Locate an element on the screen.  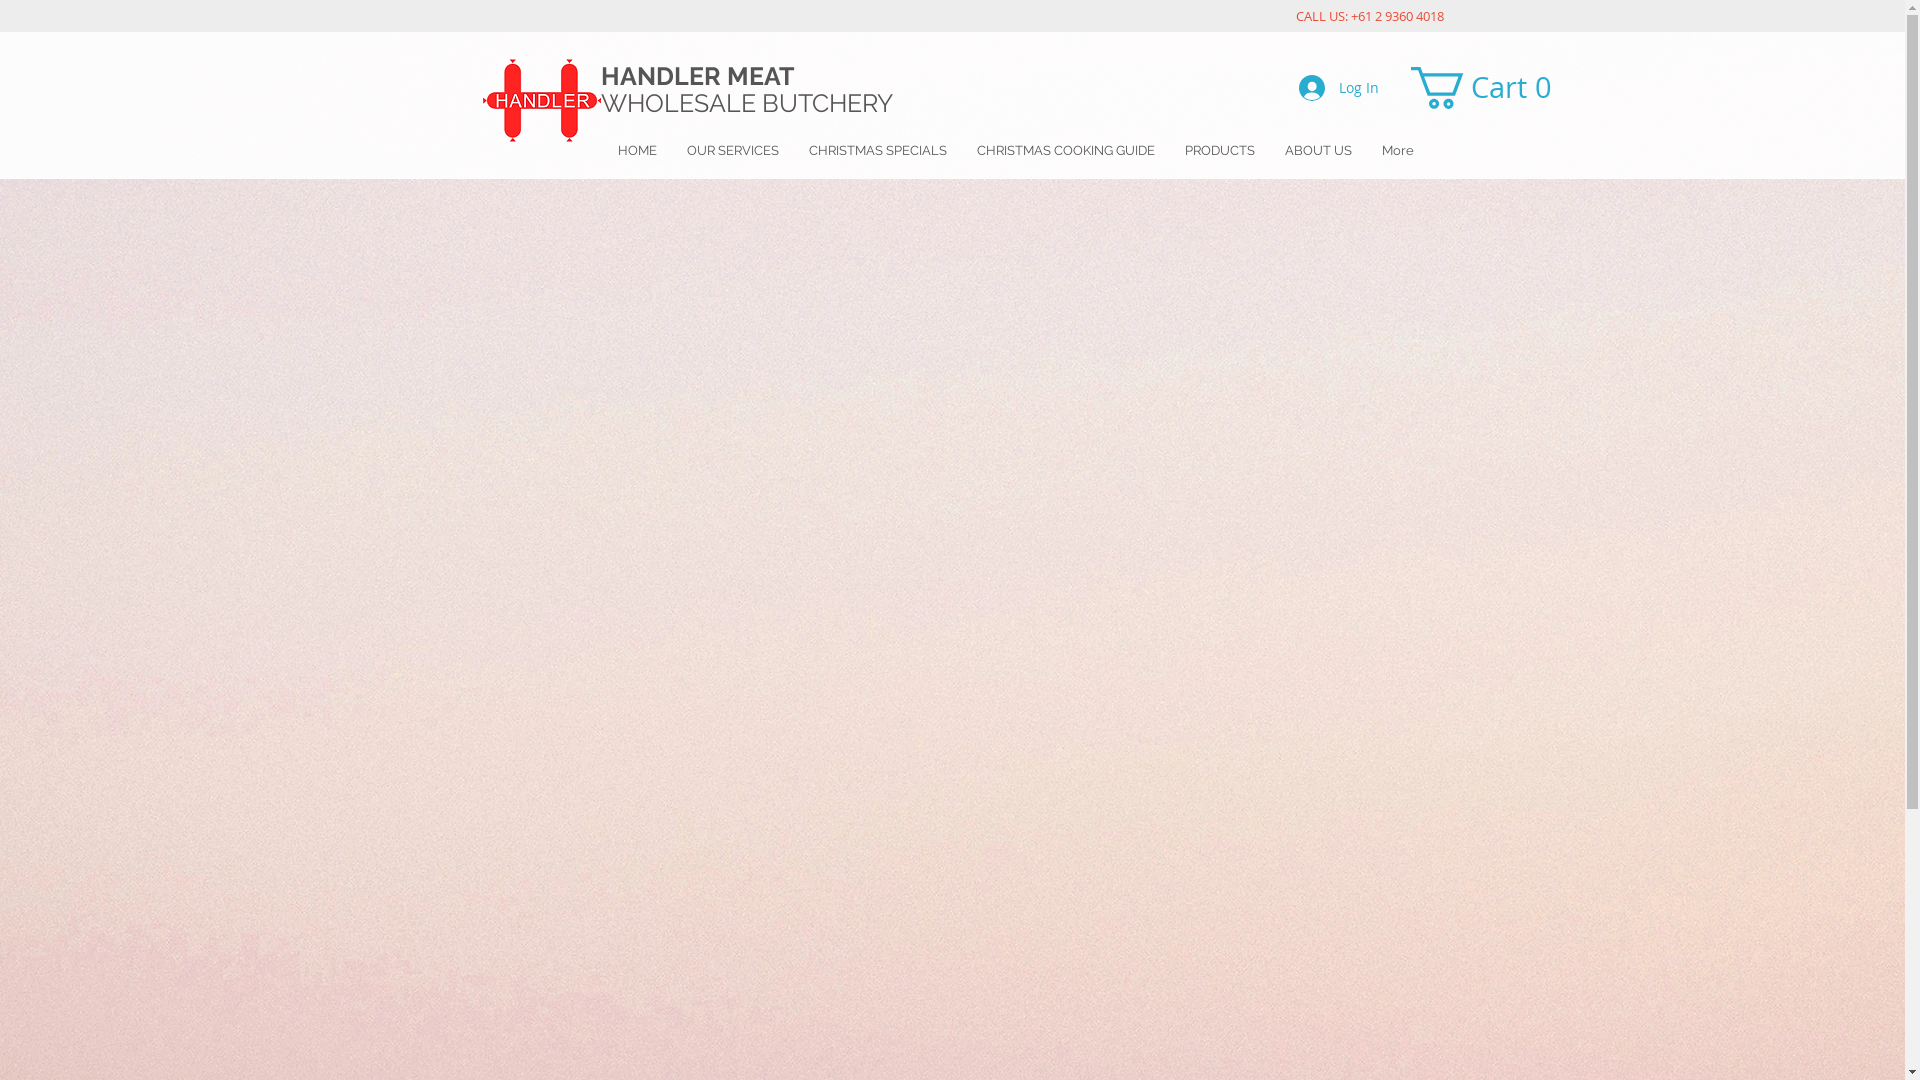
'CHRISTMAS COOKING GUIDE' is located at coordinates (1064, 149).